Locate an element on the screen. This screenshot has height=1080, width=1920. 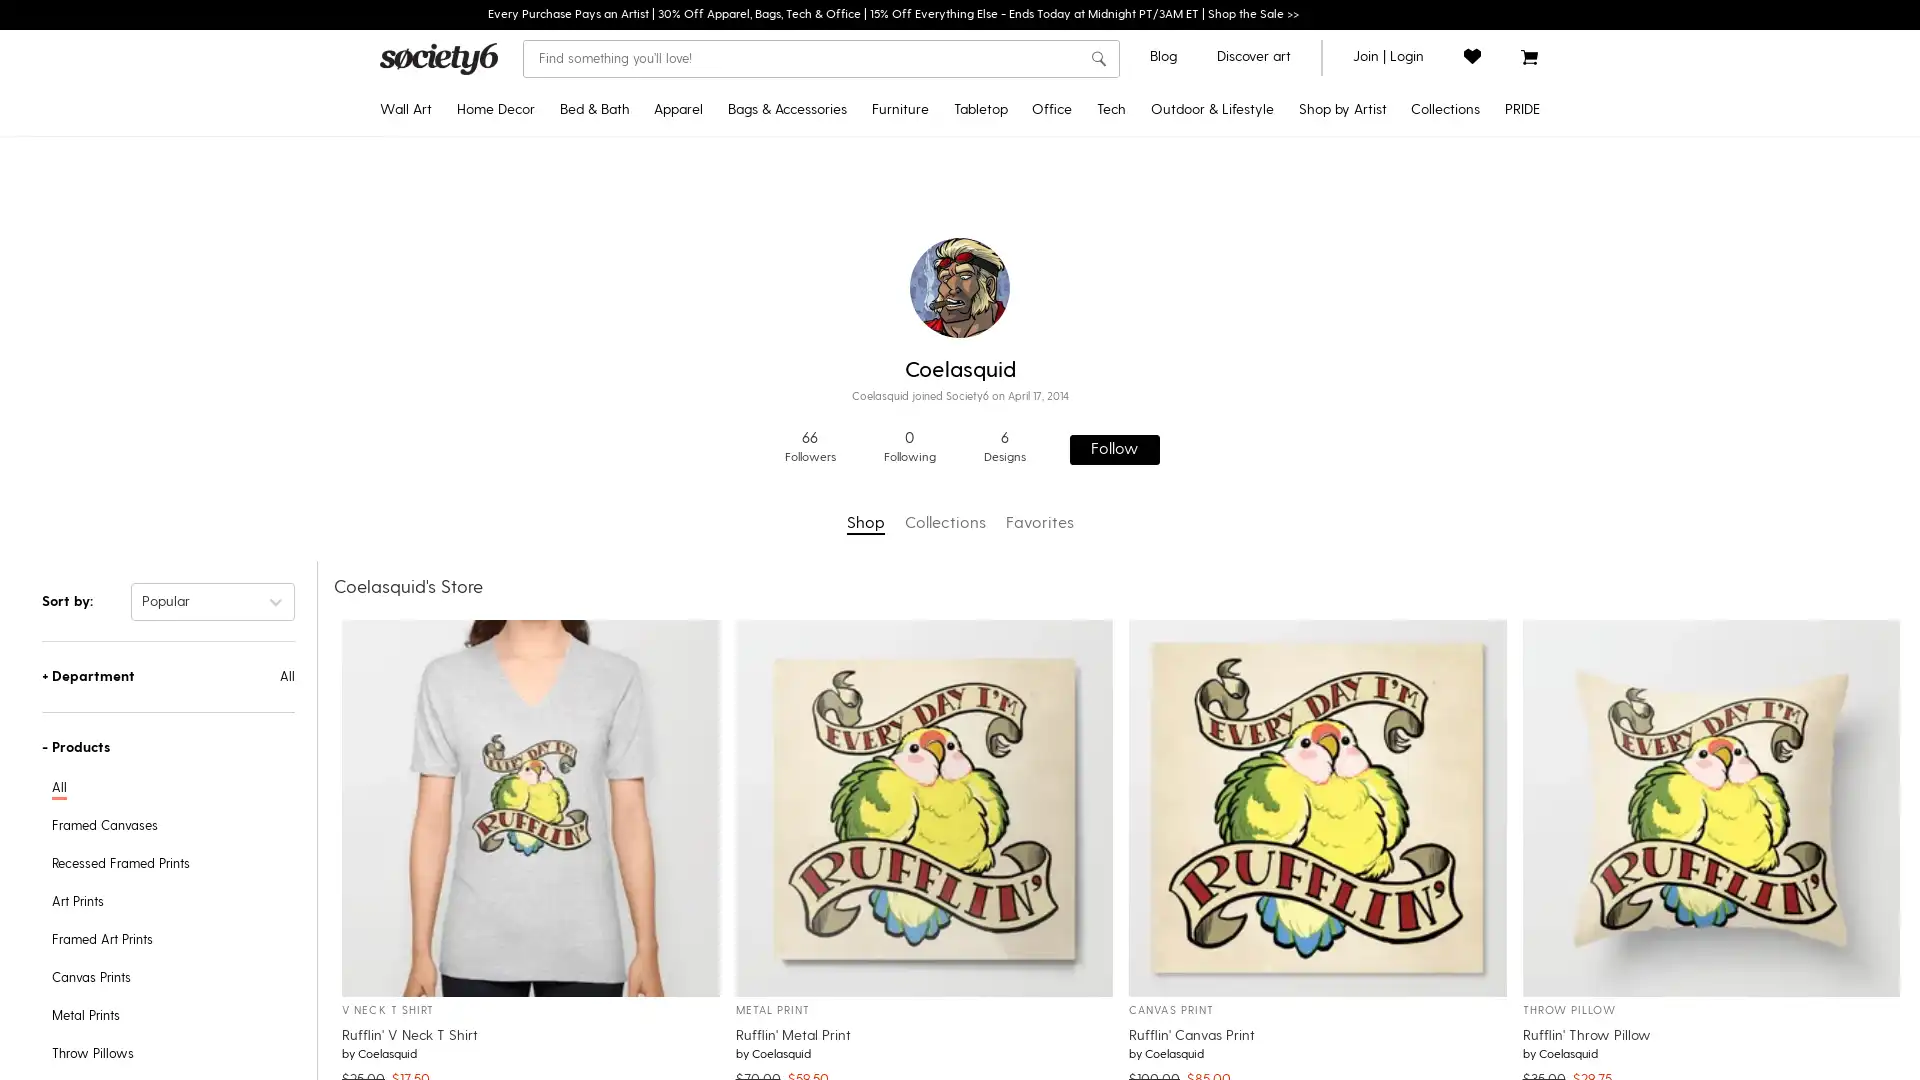
Counter Stools is located at coordinates (934, 256).